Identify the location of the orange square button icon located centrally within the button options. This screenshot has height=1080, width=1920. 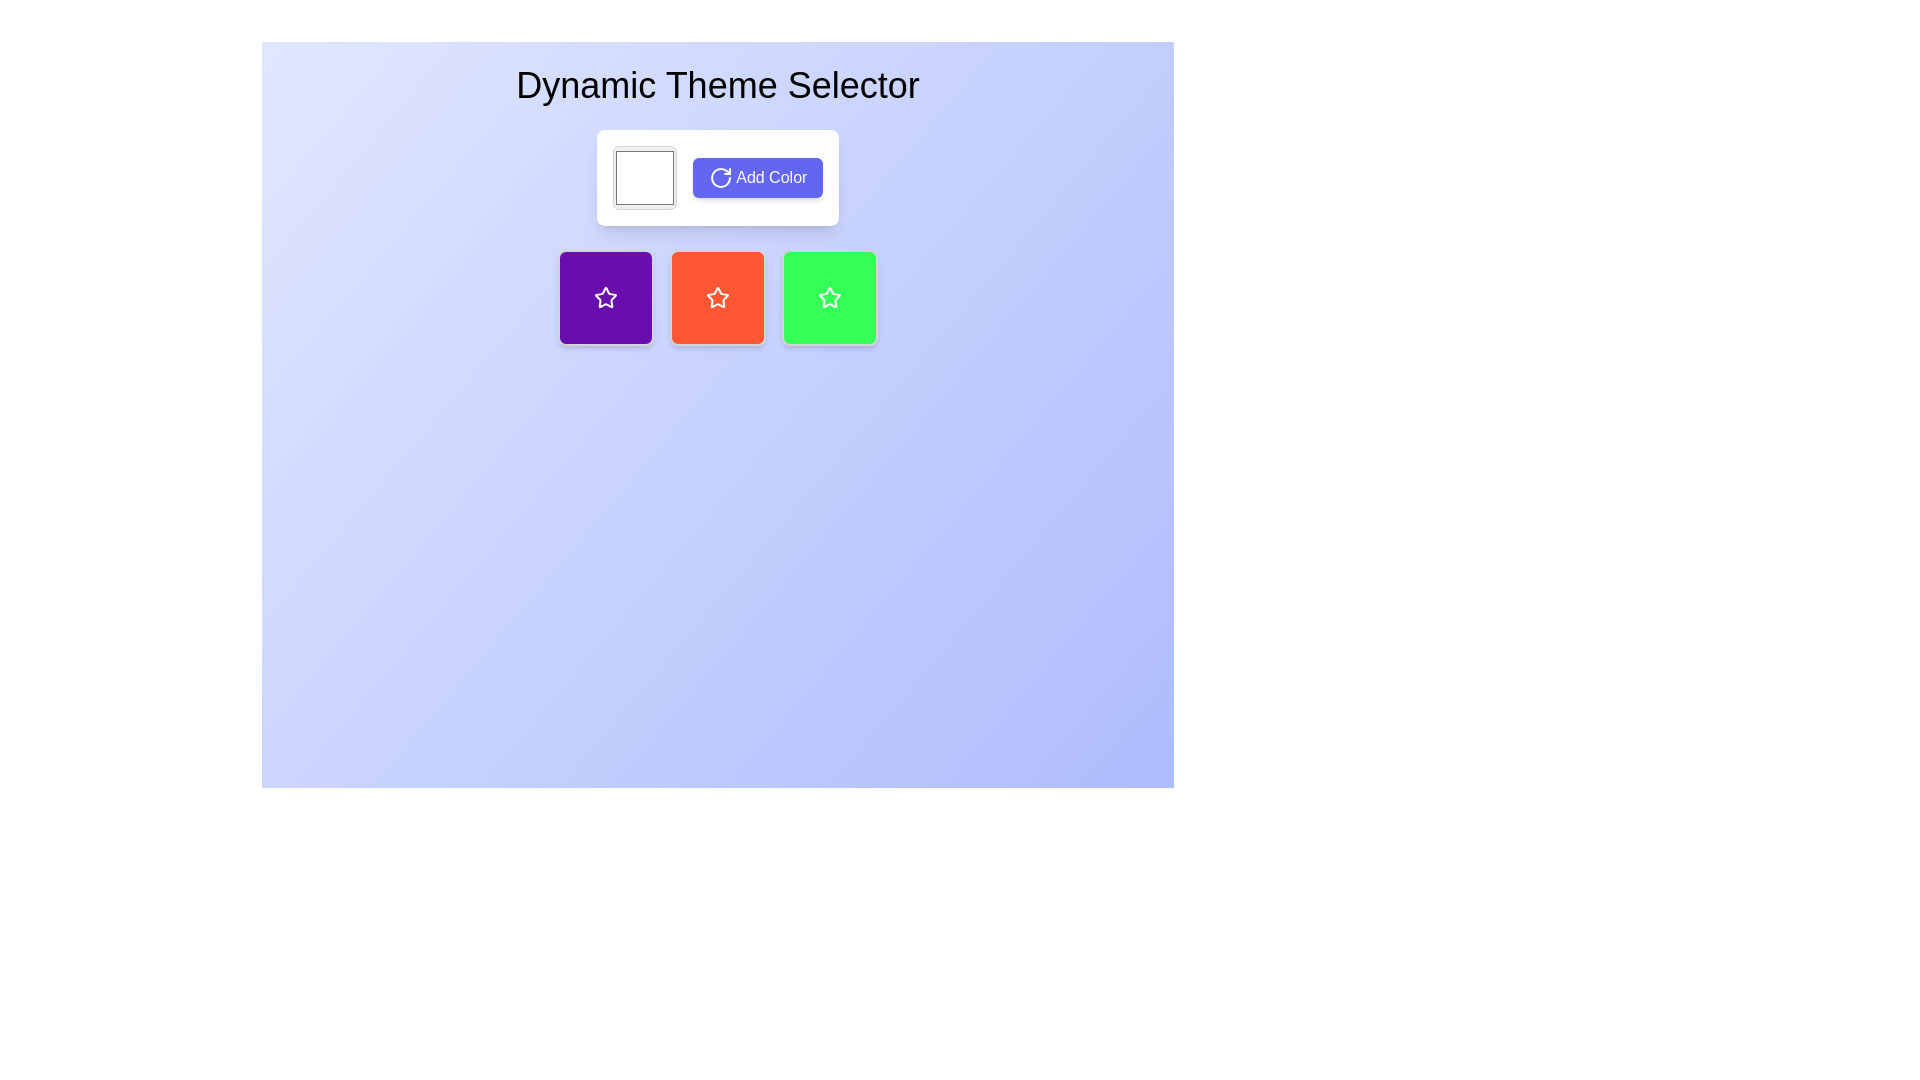
(718, 297).